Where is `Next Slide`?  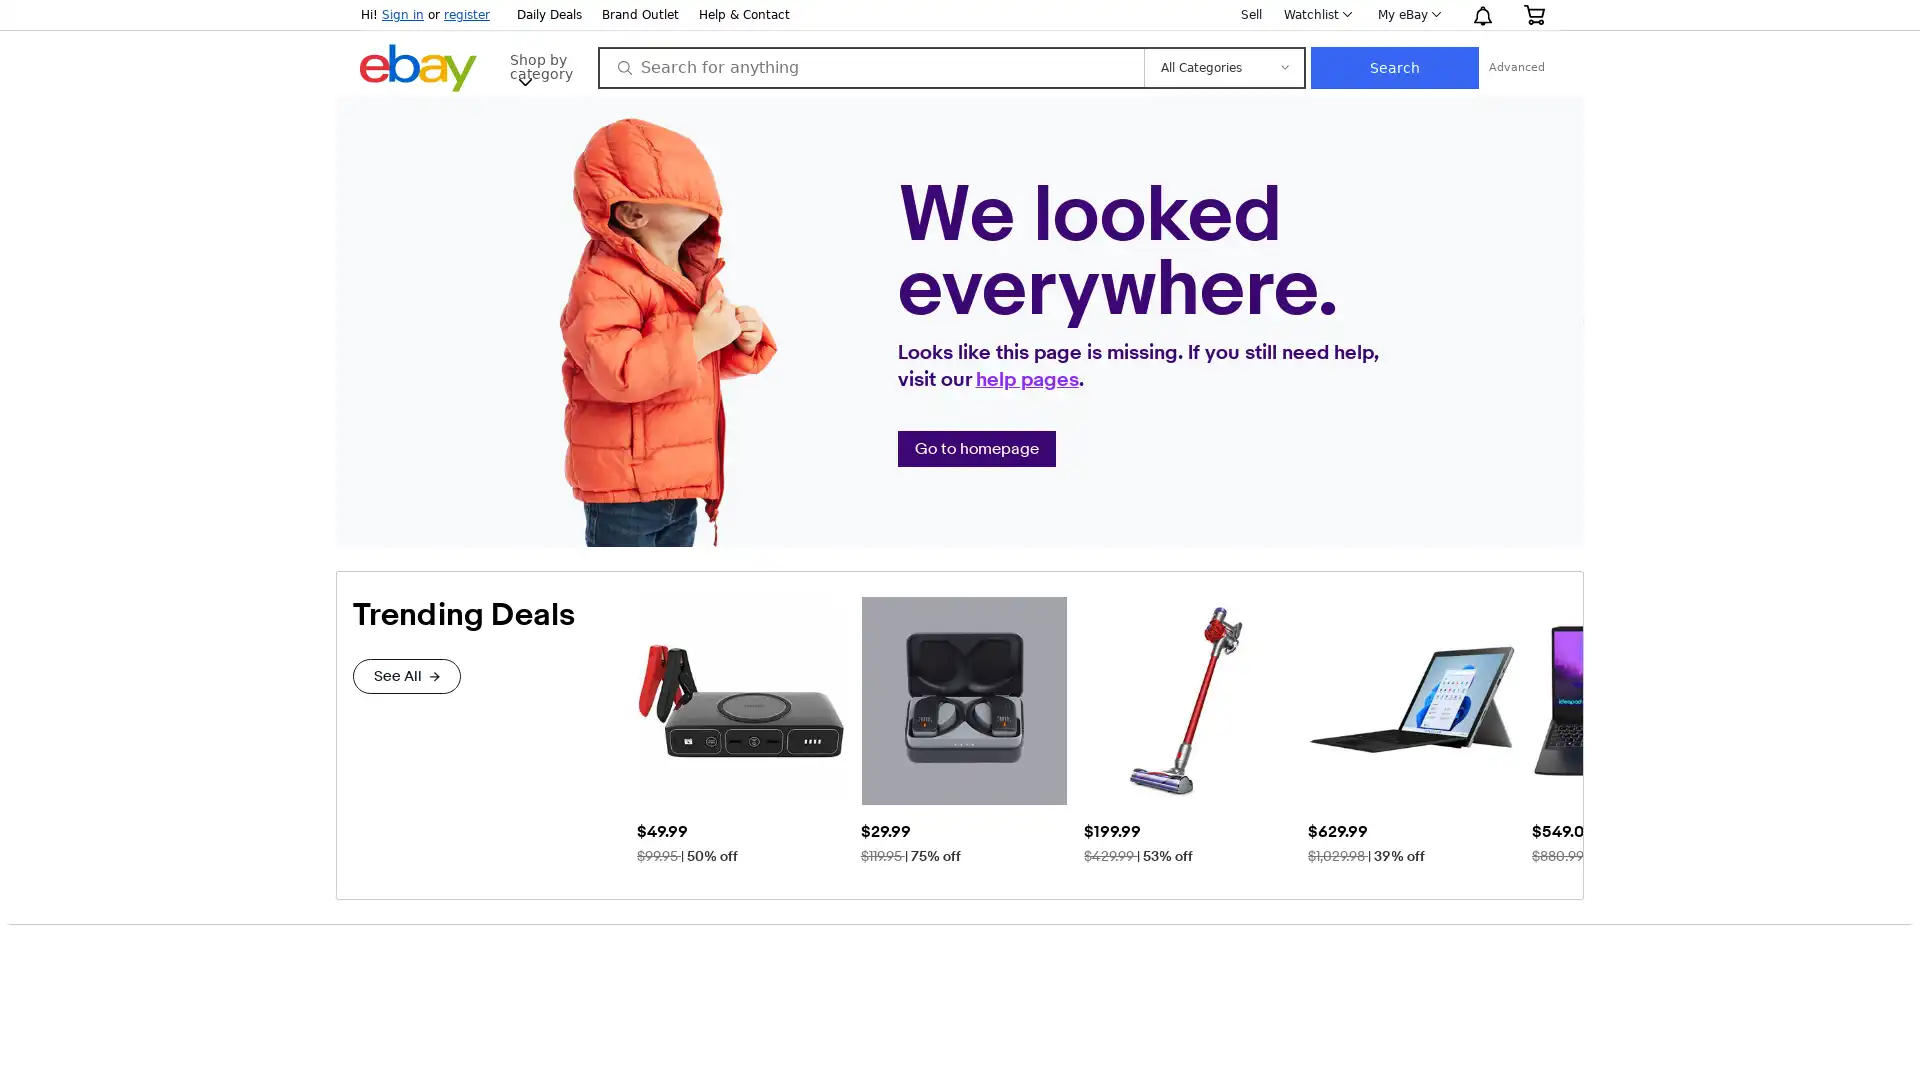
Next Slide is located at coordinates (1565, 729).